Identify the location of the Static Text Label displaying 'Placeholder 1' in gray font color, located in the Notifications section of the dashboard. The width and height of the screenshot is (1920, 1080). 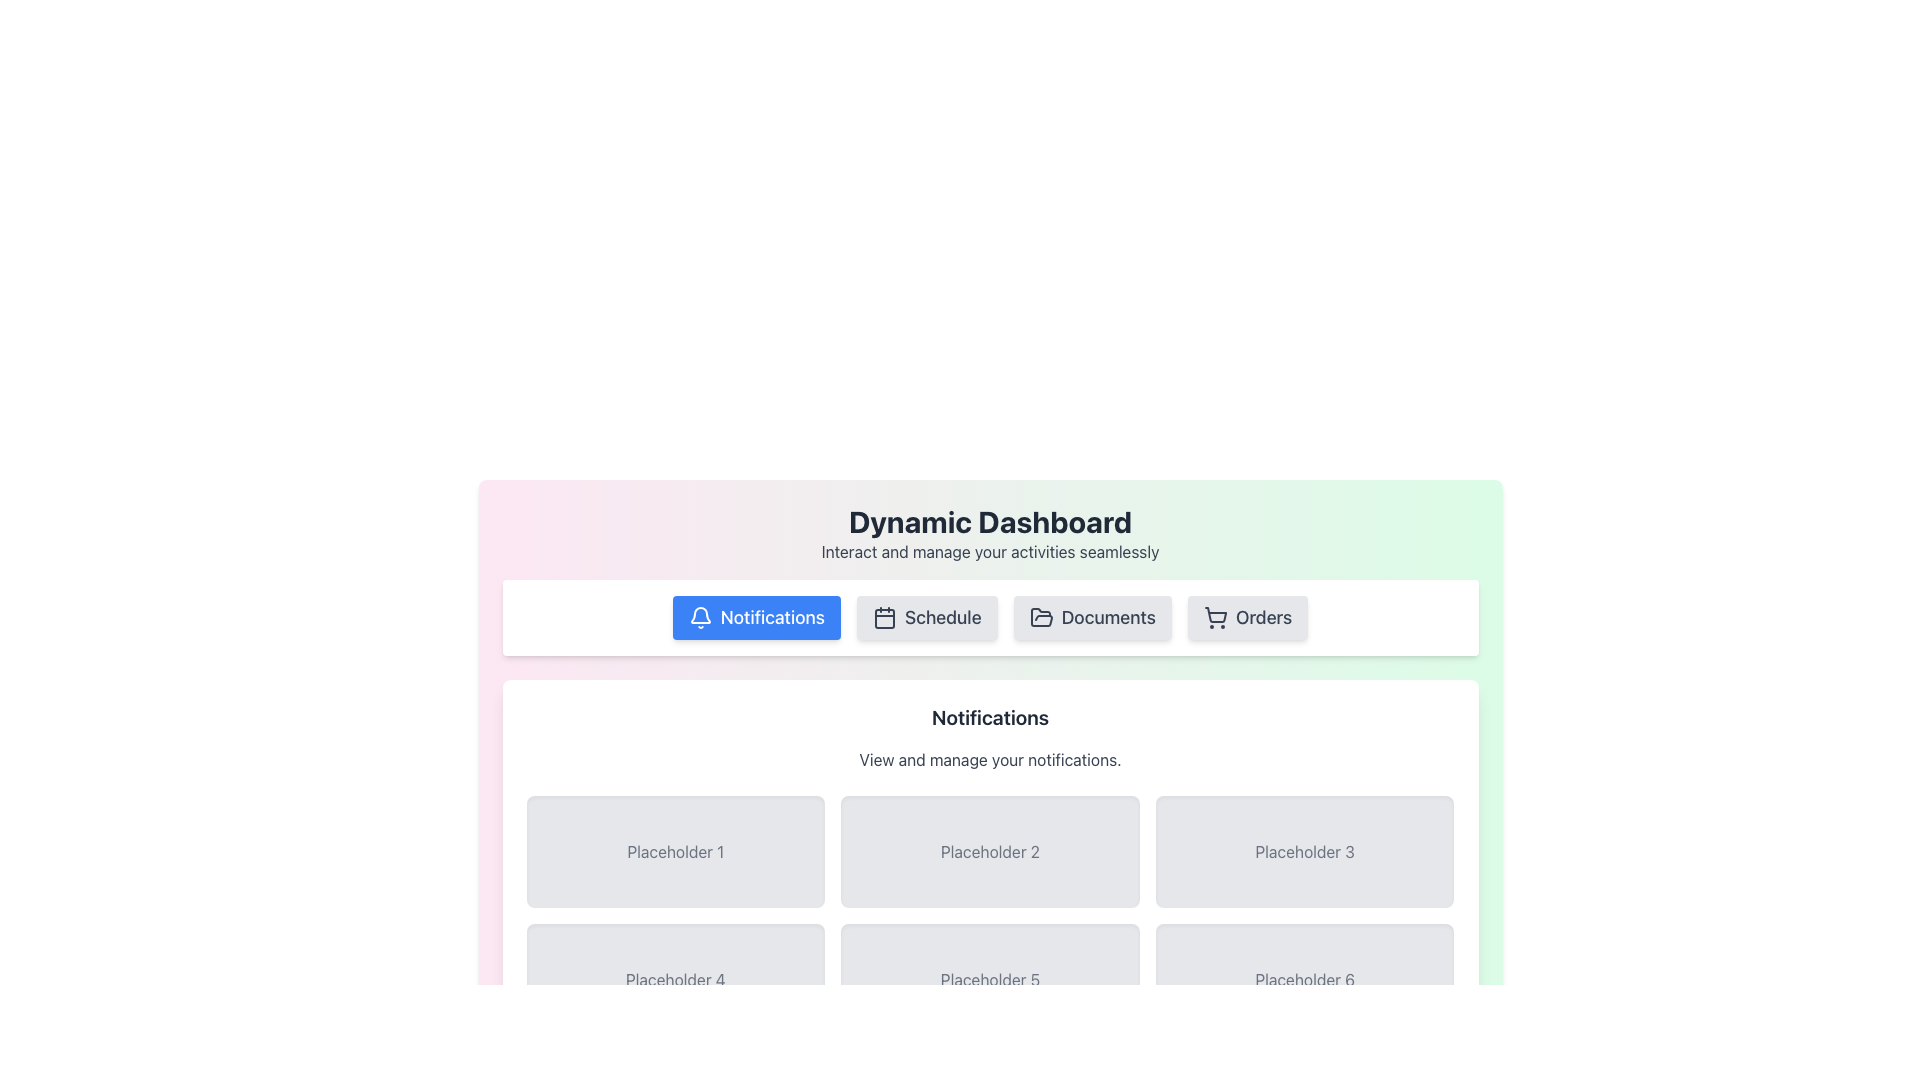
(675, 852).